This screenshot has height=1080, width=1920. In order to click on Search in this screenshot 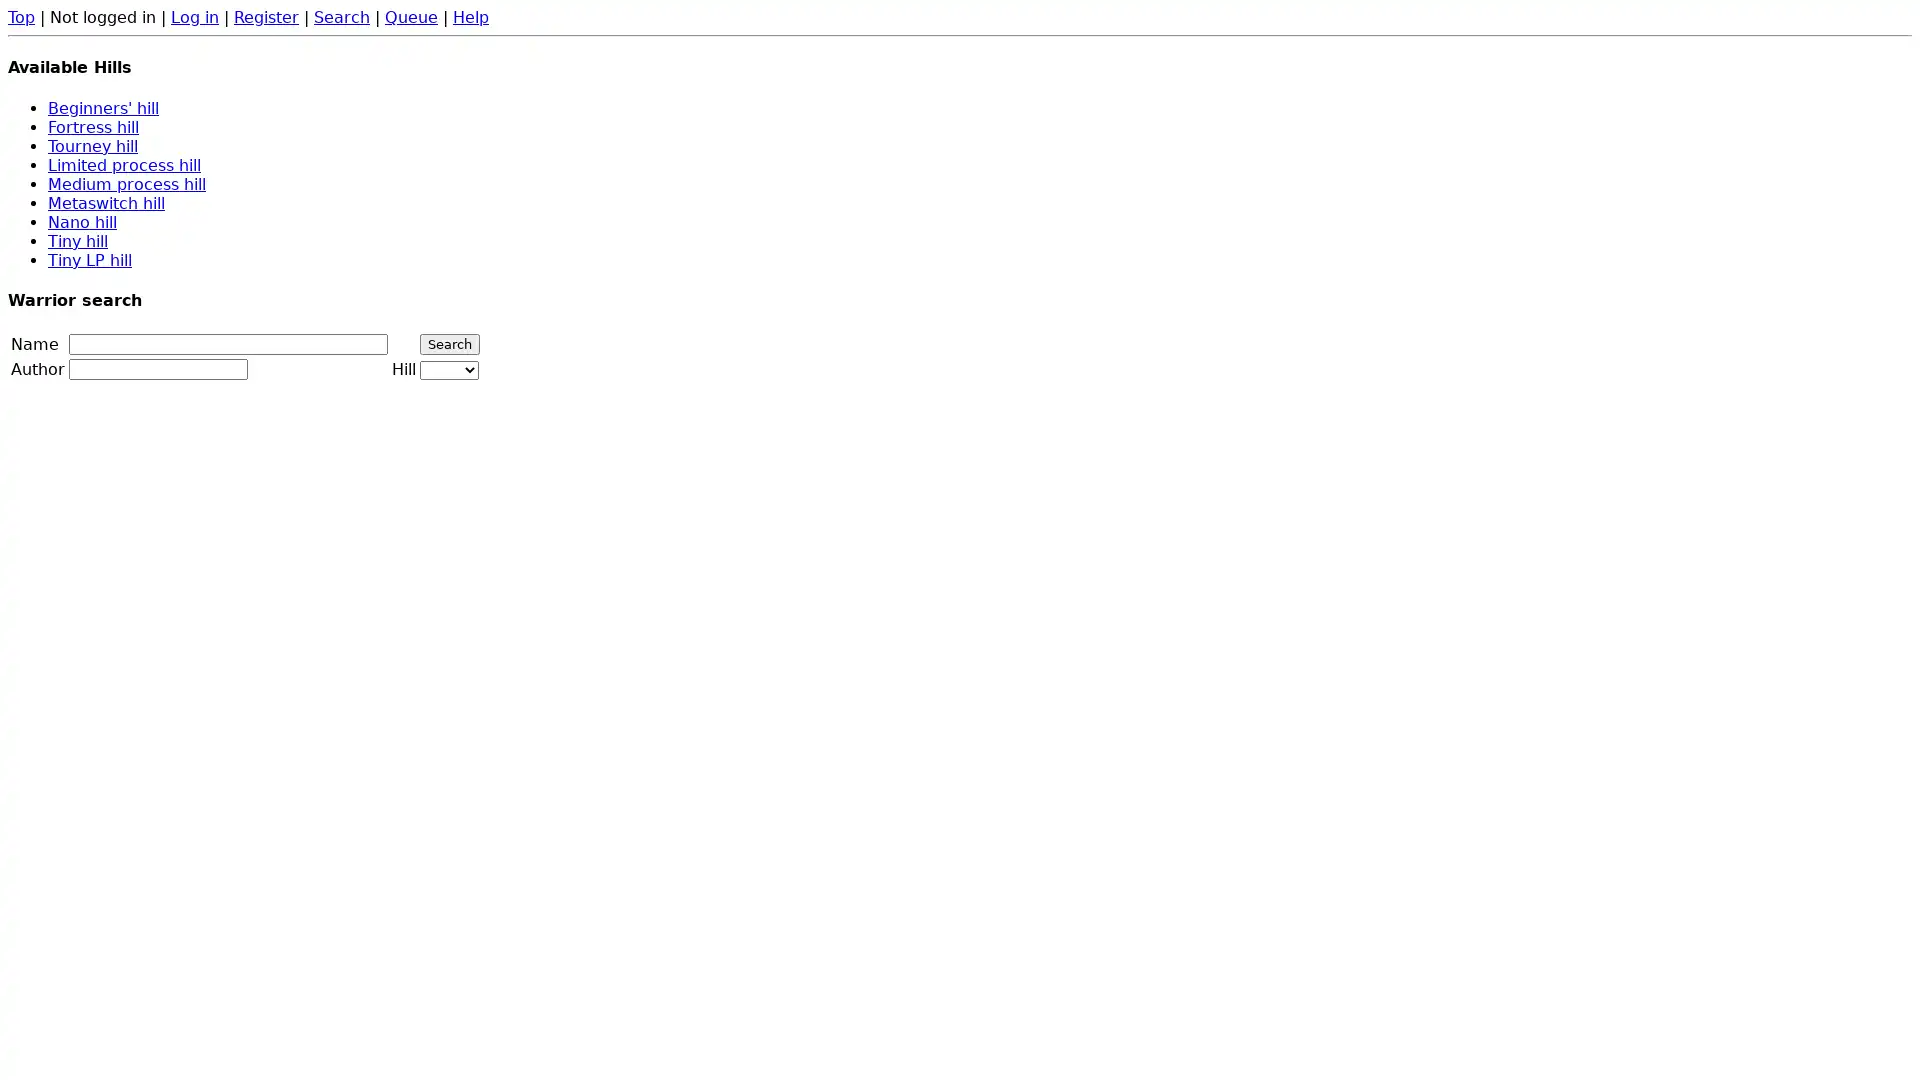, I will do `click(449, 343)`.